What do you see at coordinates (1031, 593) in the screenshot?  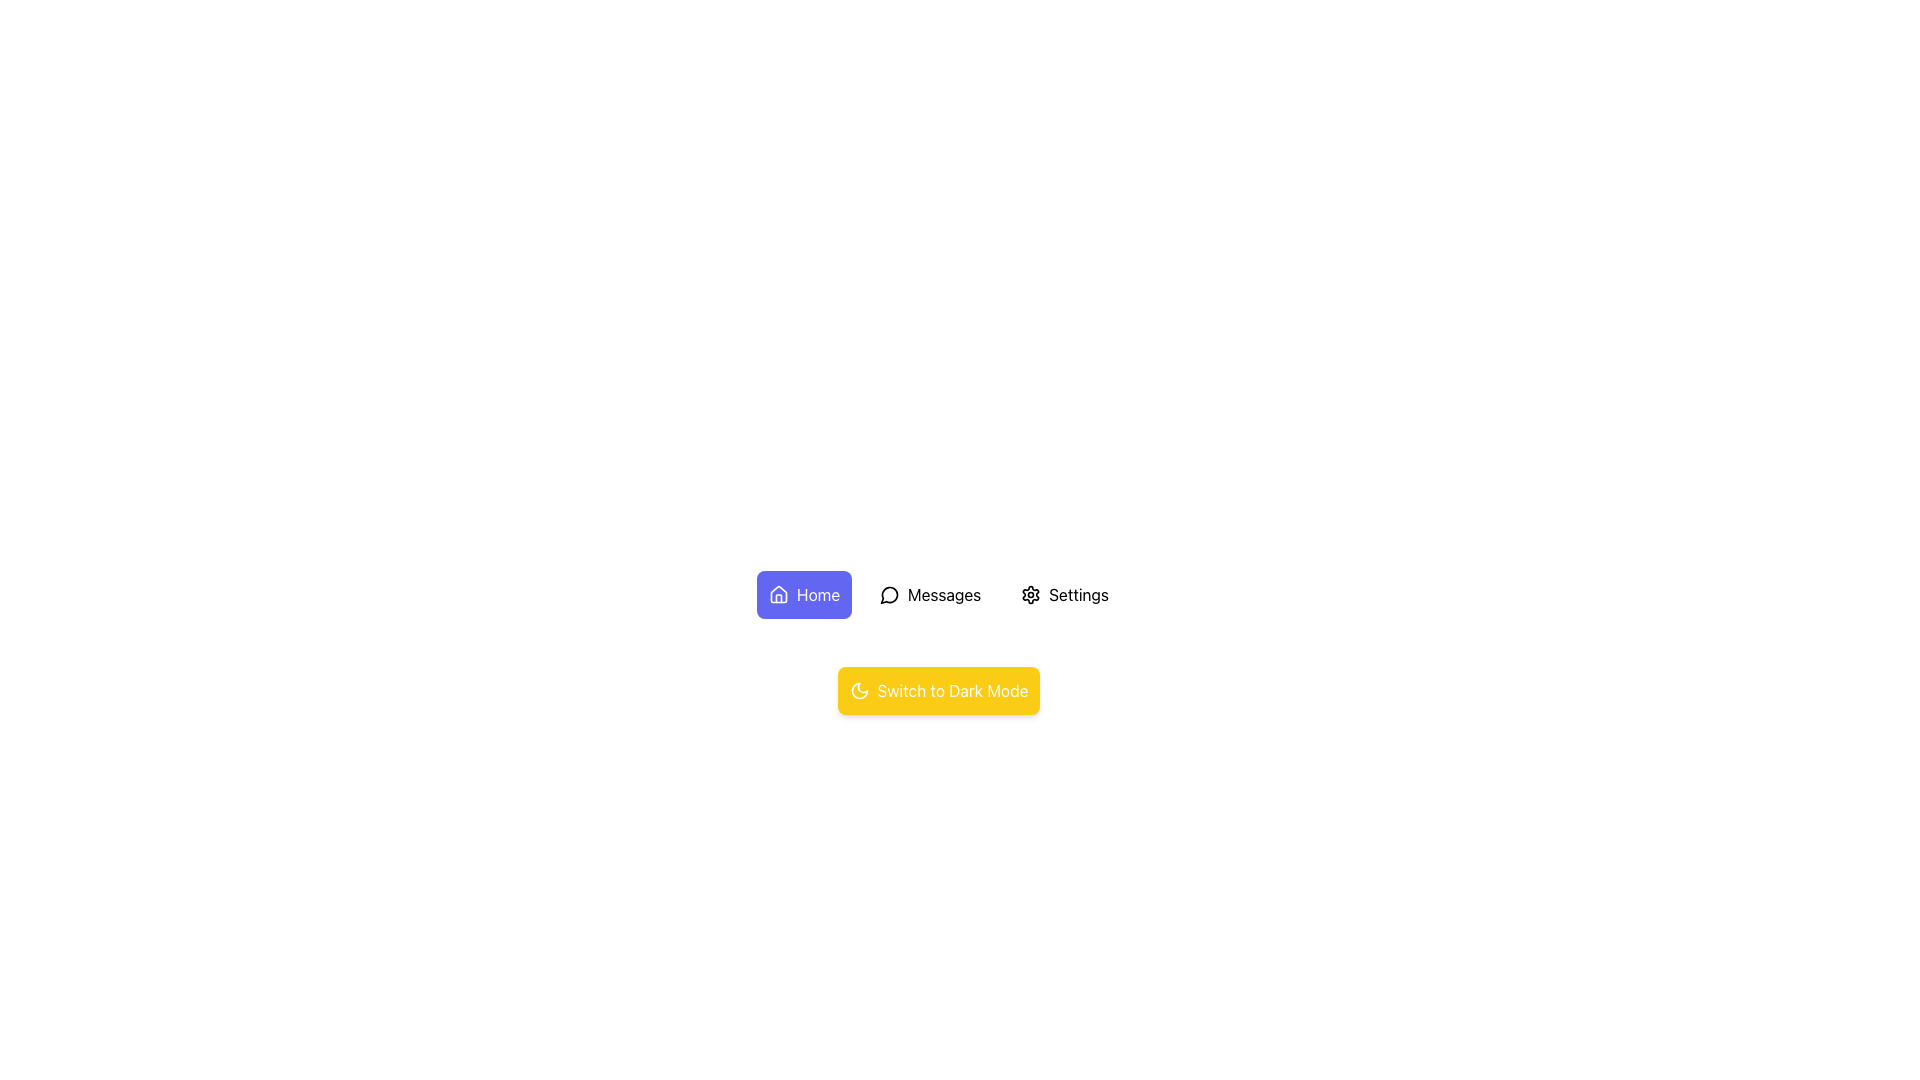 I see `the cogwheel-shaped icon on the 'Settings' button, which is the third button in a row, located to the left end of the button with a thin outline and gear-like appearance` at bounding box center [1031, 593].